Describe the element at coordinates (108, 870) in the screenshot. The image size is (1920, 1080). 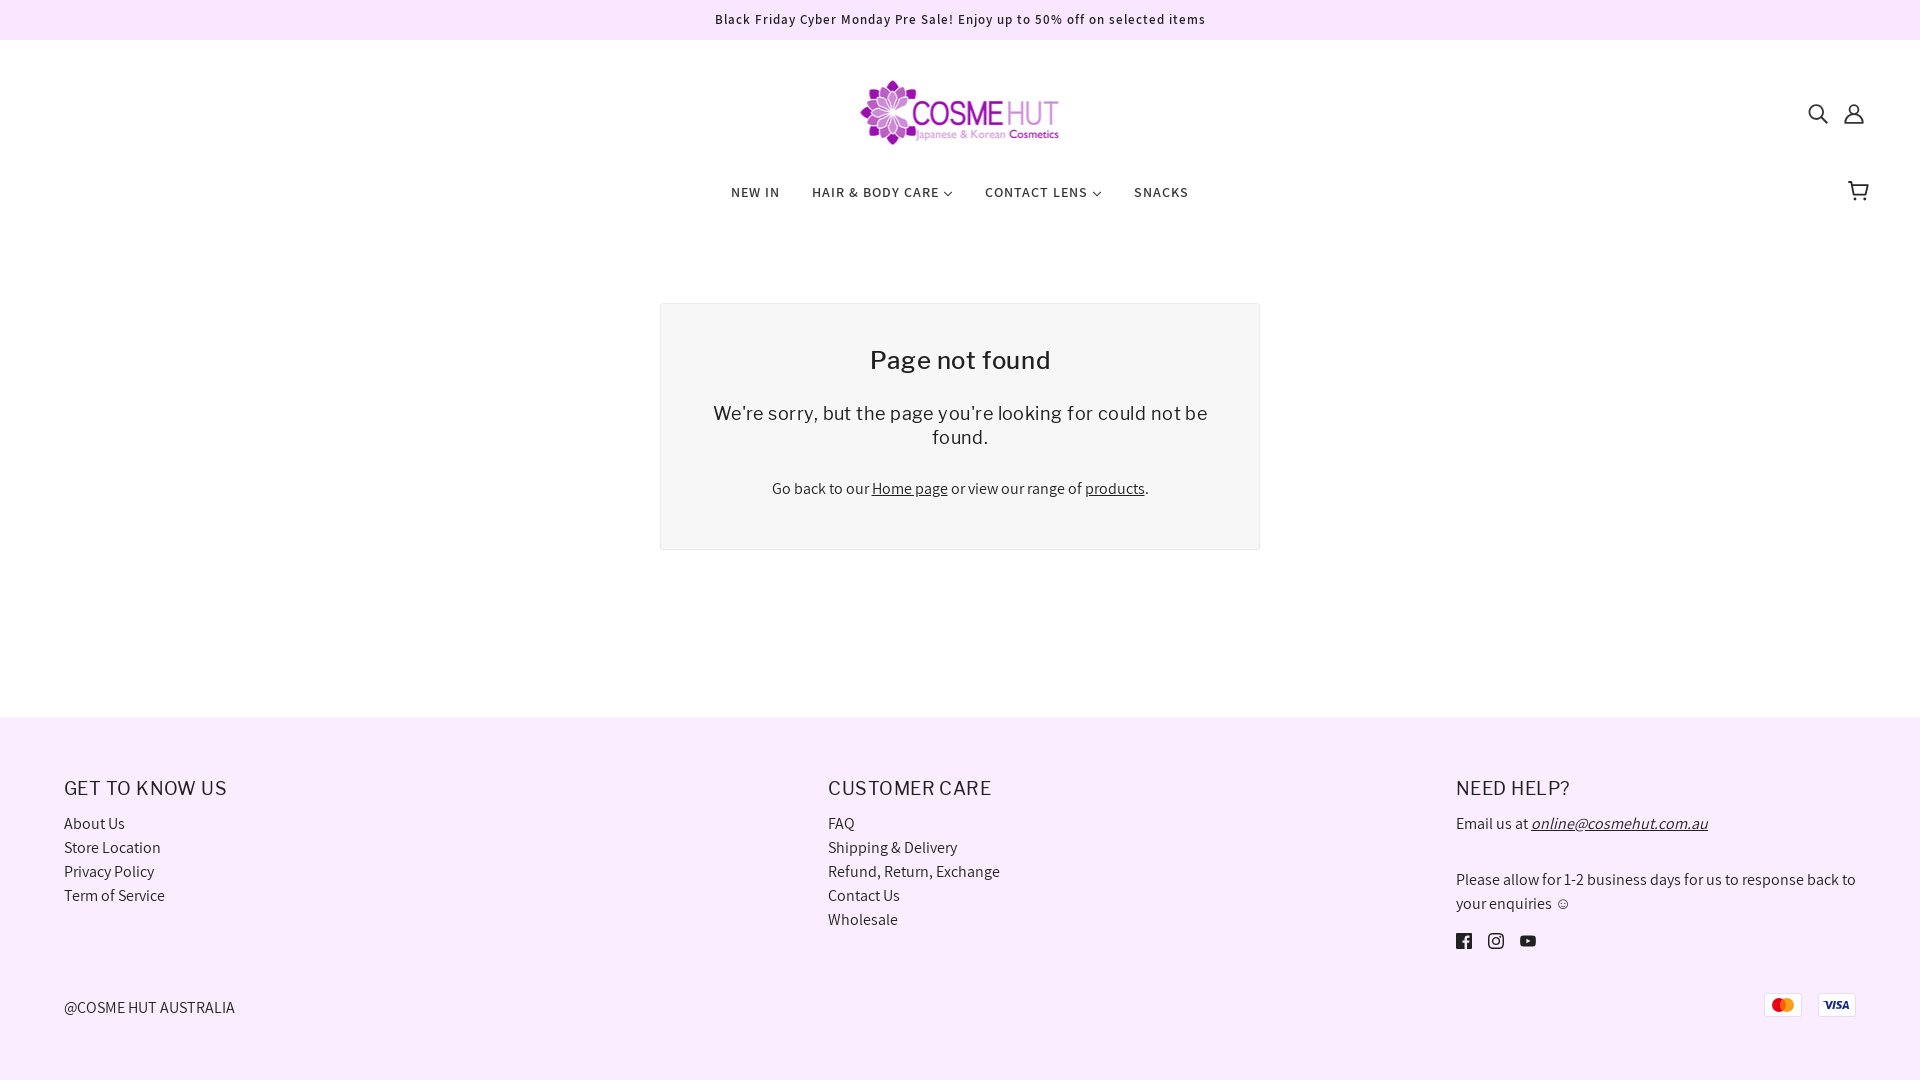
I see `'Privacy Policy'` at that location.